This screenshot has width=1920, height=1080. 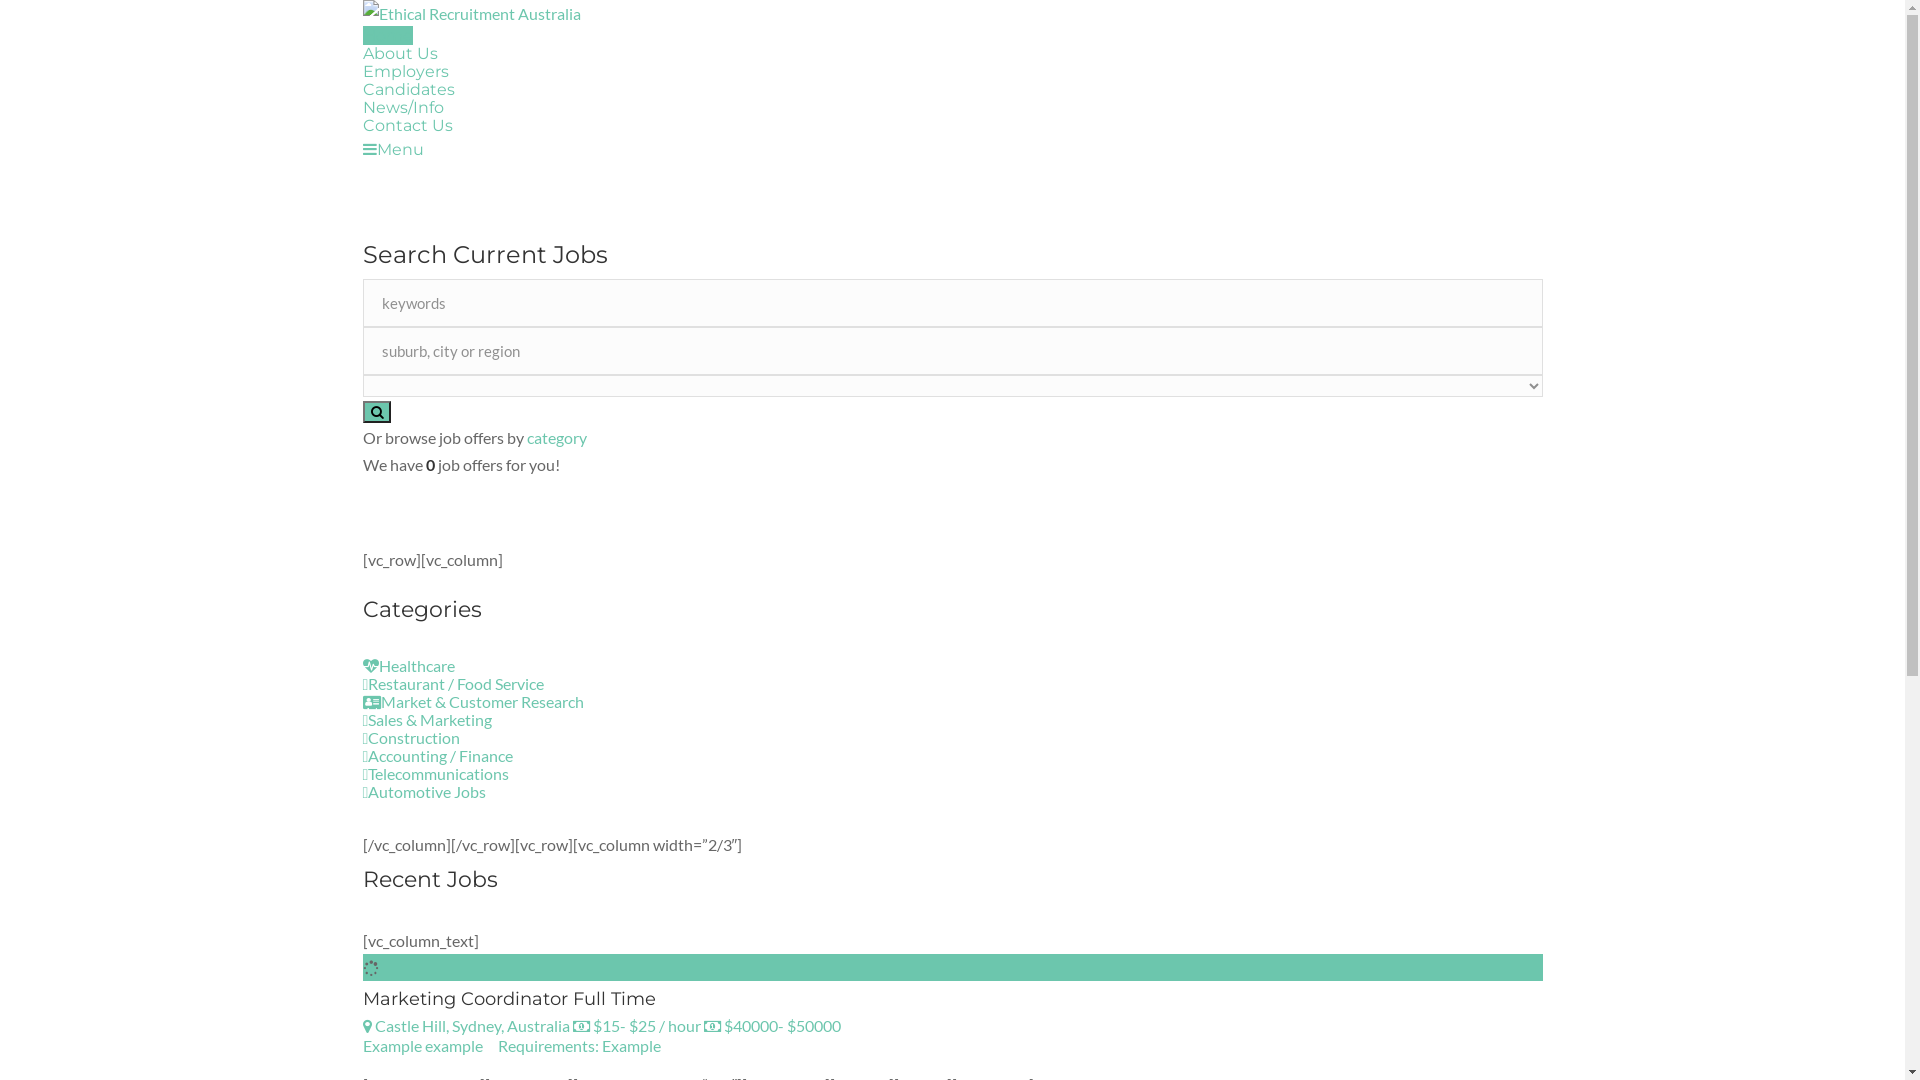 What do you see at coordinates (387, 35) in the screenshot?
I see `'Home'` at bounding box center [387, 35].